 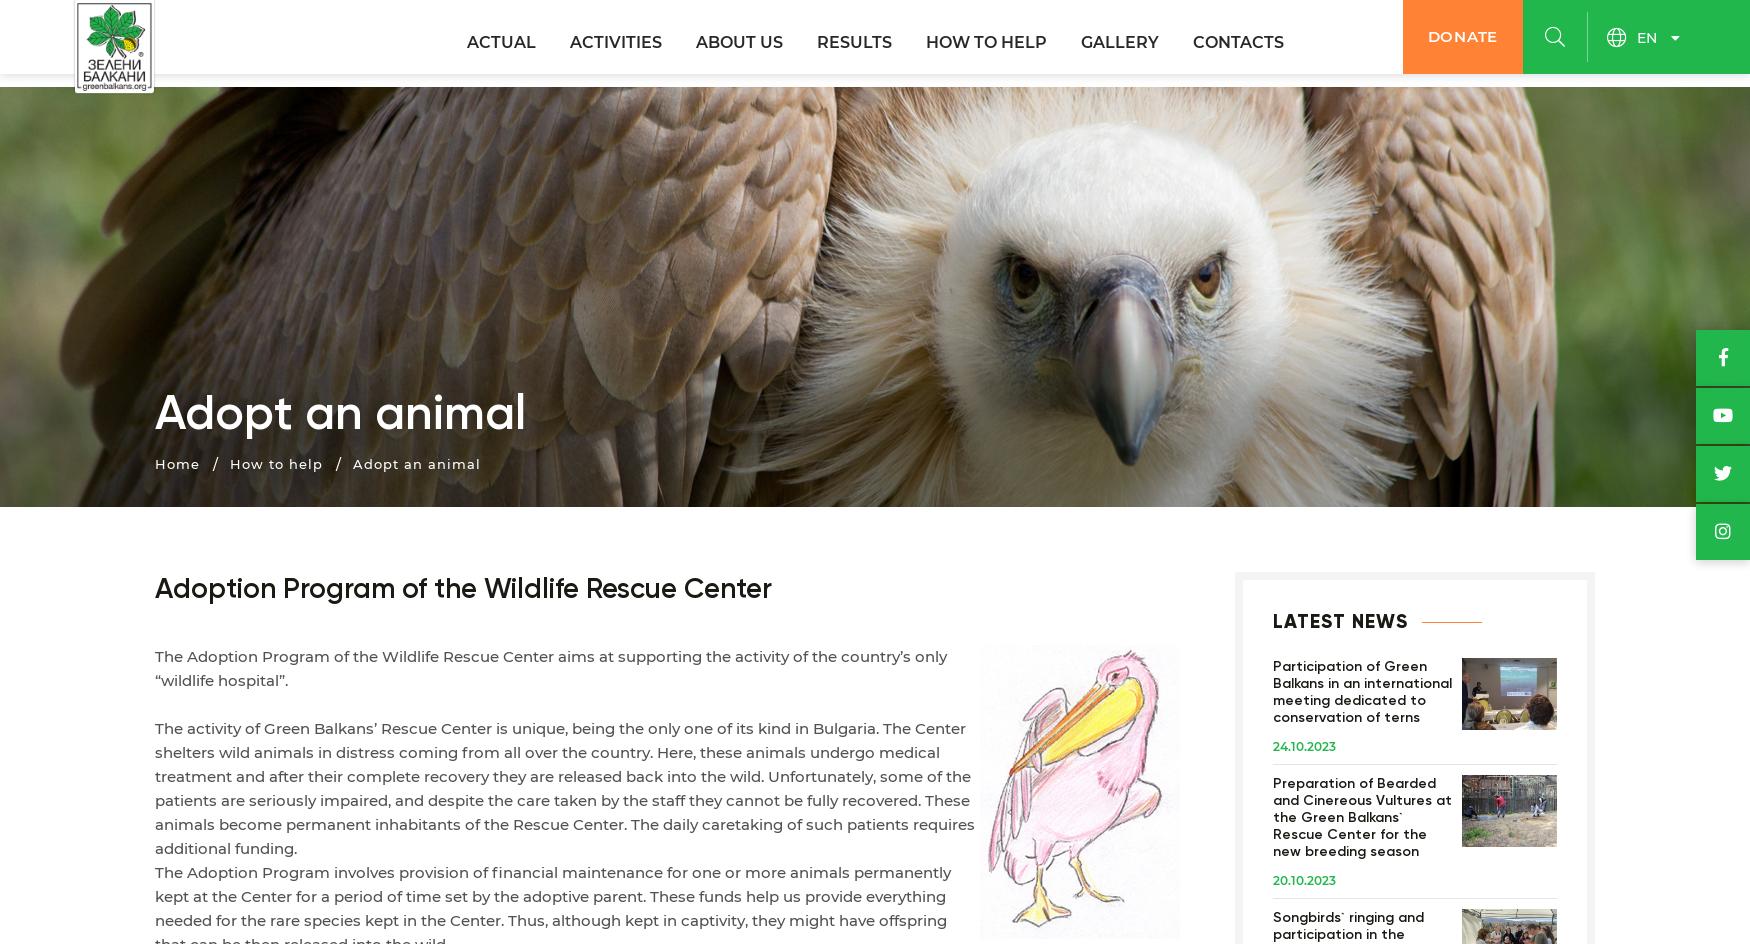 I want to click on 'Photos', so click(x=1117, y=119).